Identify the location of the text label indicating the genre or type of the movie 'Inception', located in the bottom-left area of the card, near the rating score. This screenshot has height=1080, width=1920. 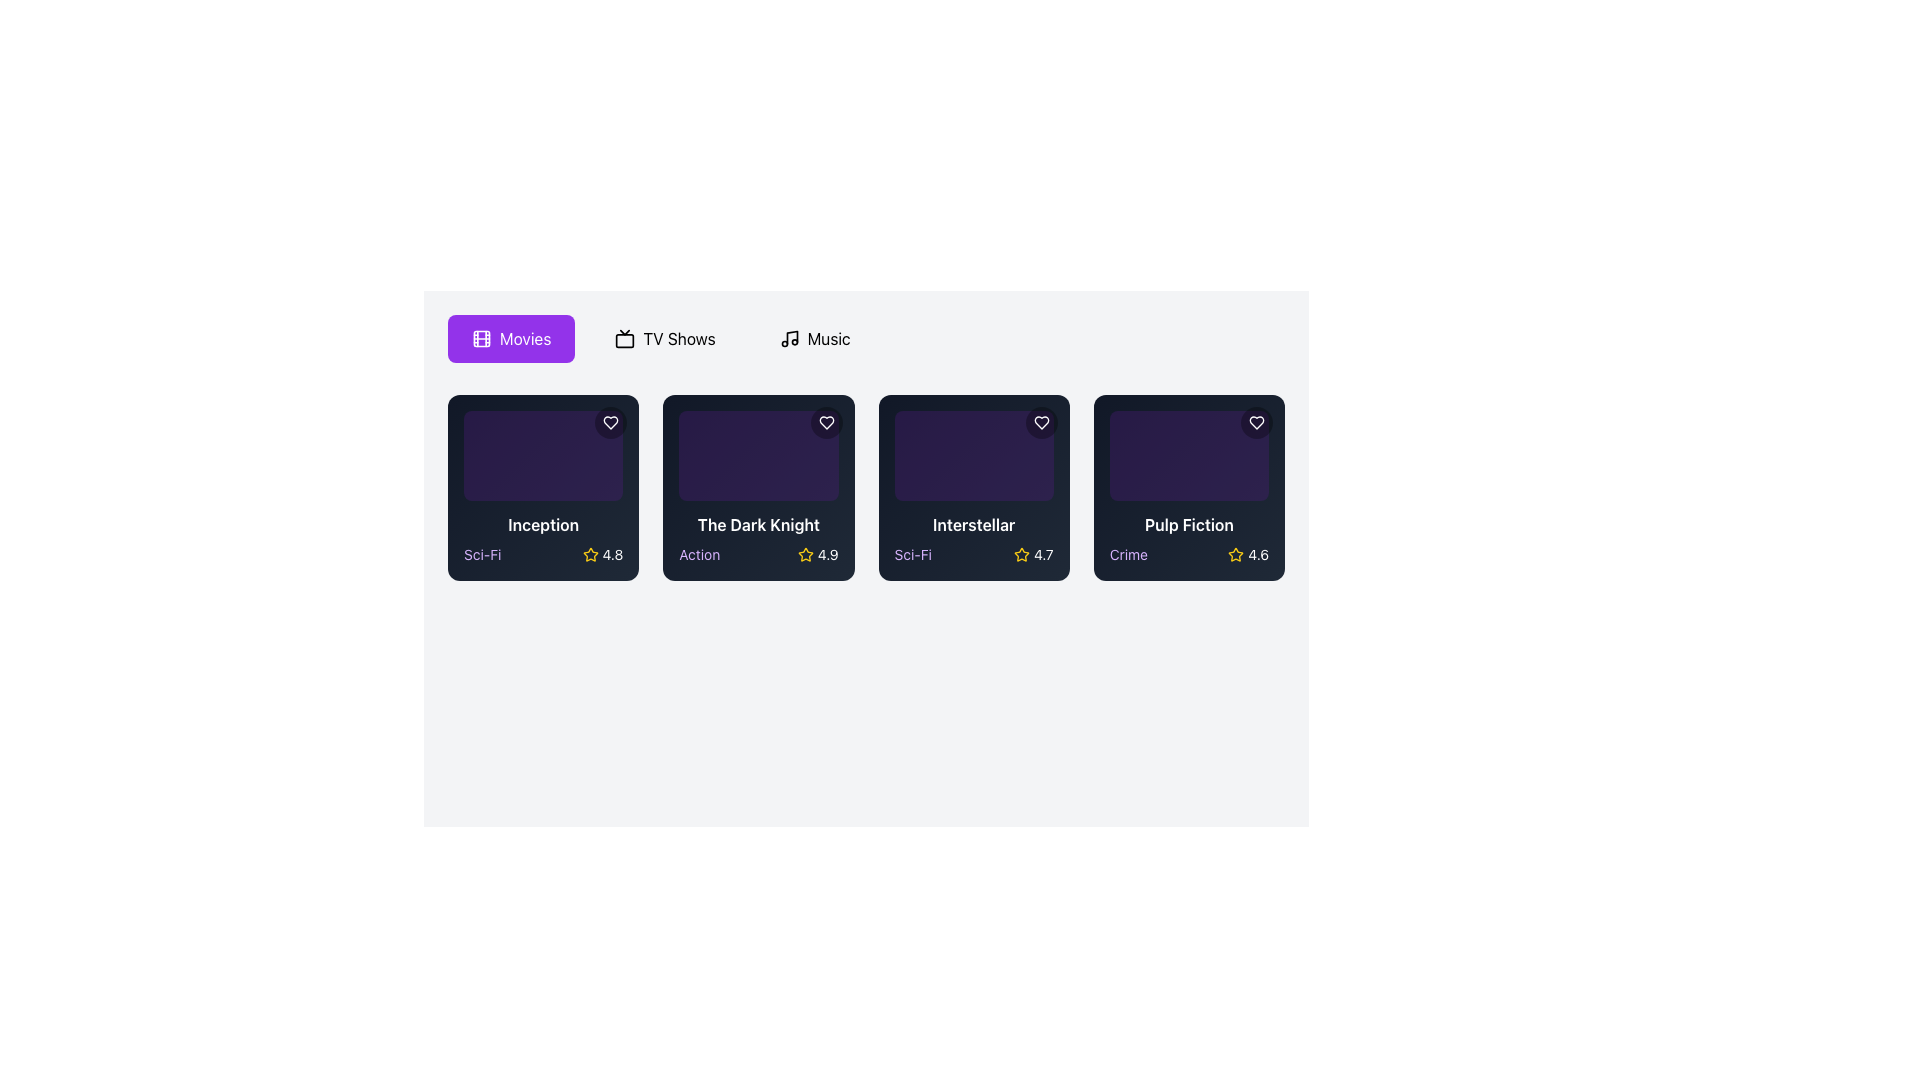
(482, 554).